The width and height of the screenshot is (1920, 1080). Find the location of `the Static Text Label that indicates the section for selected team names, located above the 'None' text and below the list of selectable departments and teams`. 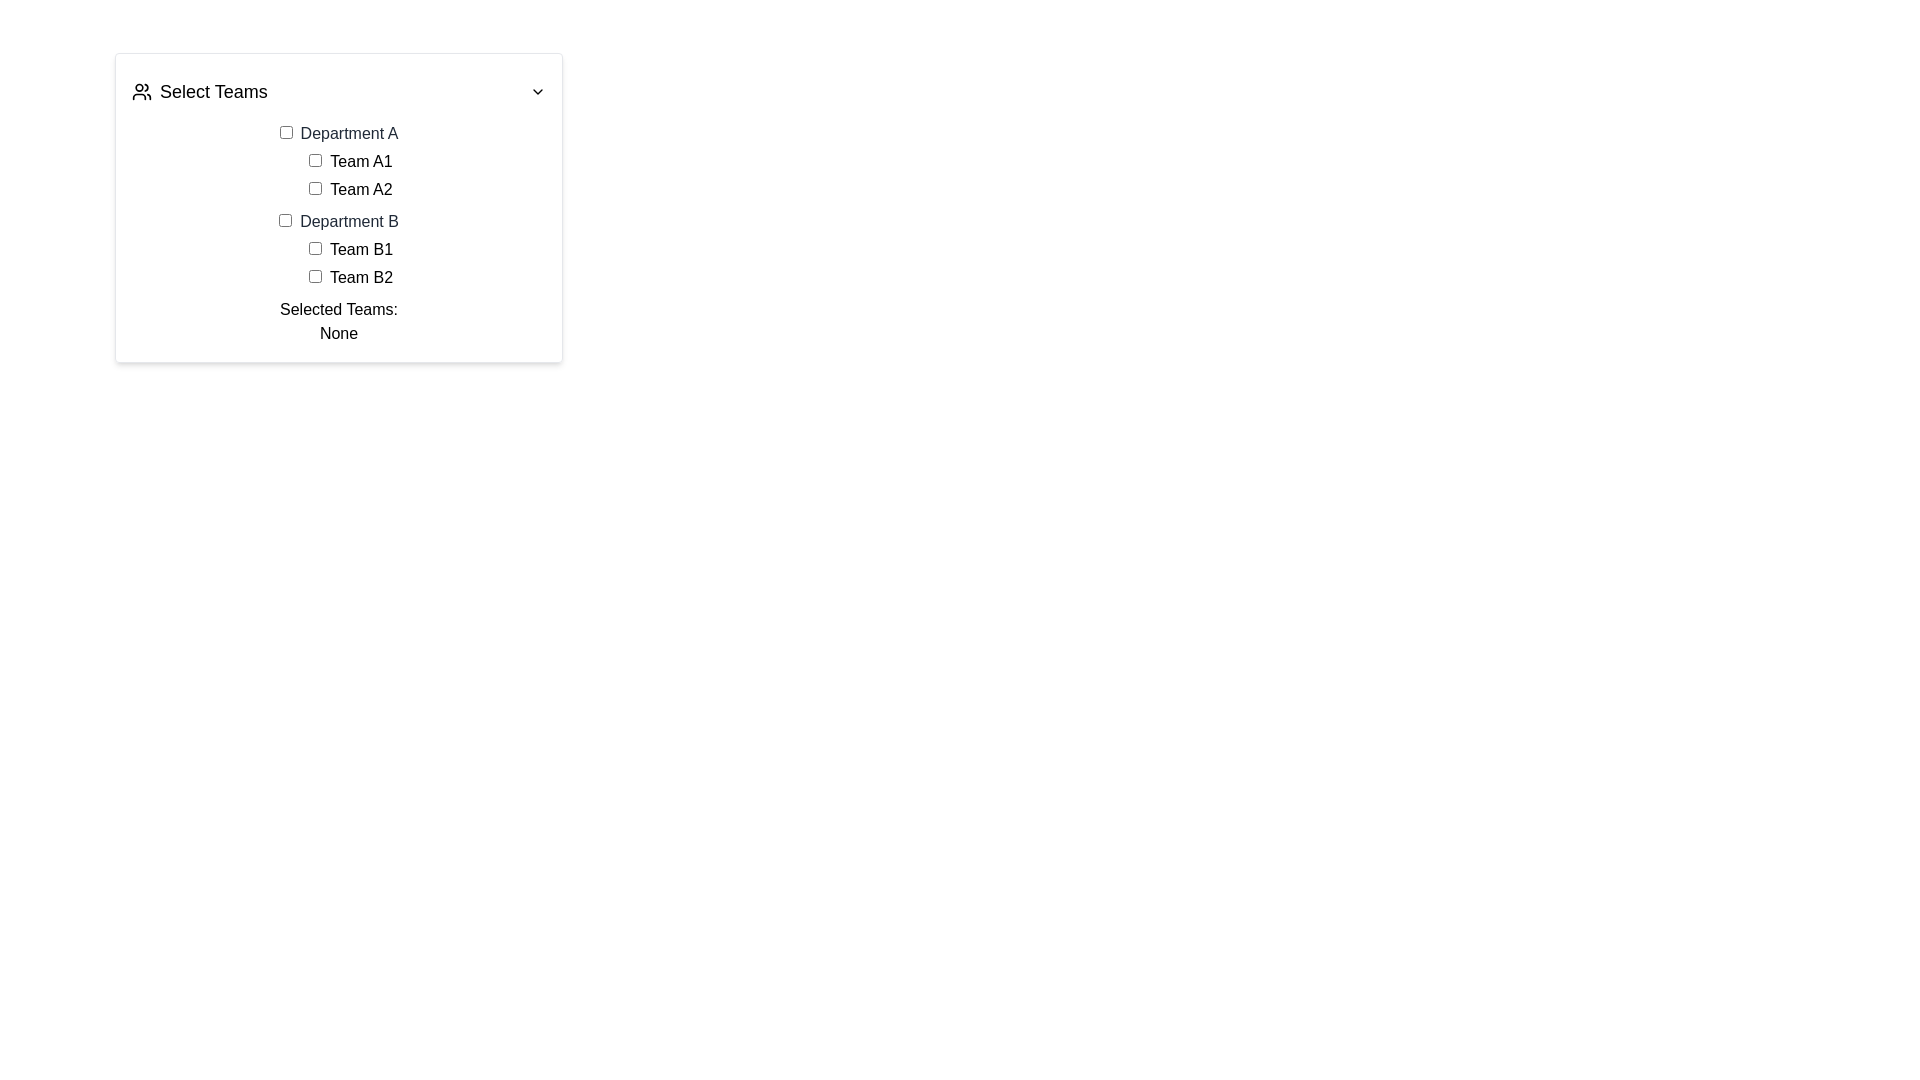

the Static Text Label that indicates the section for selected team names, located above the 'None' text and below the list of selectable departments and teams is located at coordinates (339, 309).